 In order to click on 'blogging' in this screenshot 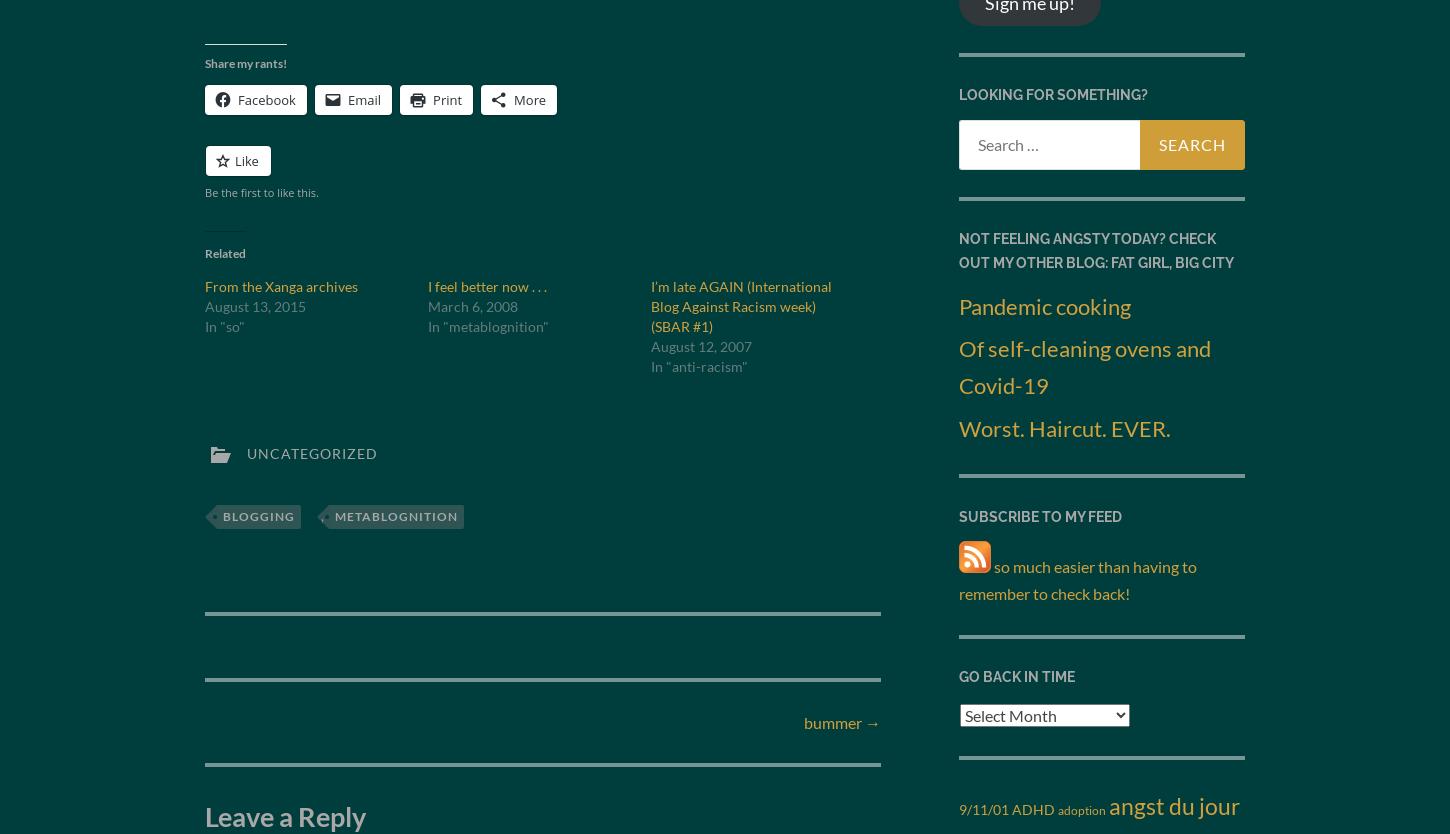, I will do `click(222, 515)`.